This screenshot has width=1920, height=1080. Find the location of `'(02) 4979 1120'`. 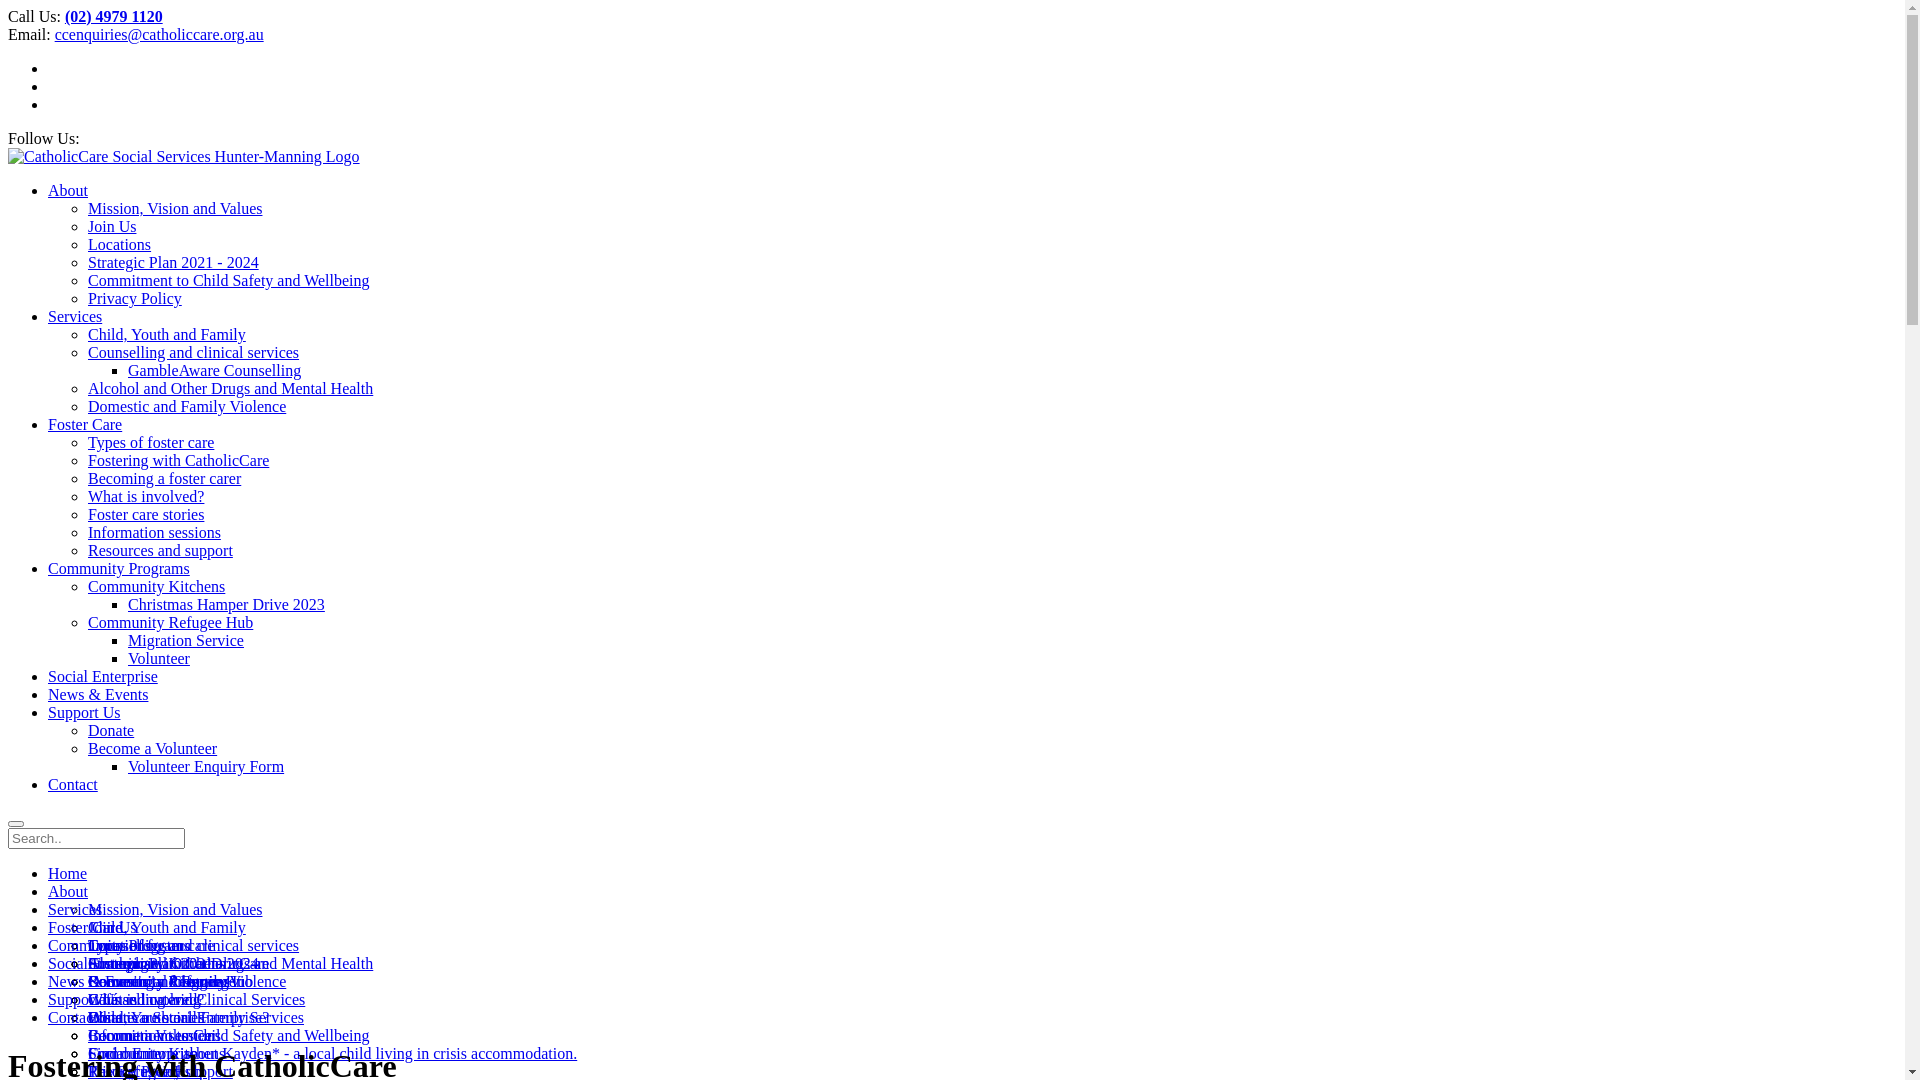

'(02) 4979 1120' is located at coordinates (113, 16).